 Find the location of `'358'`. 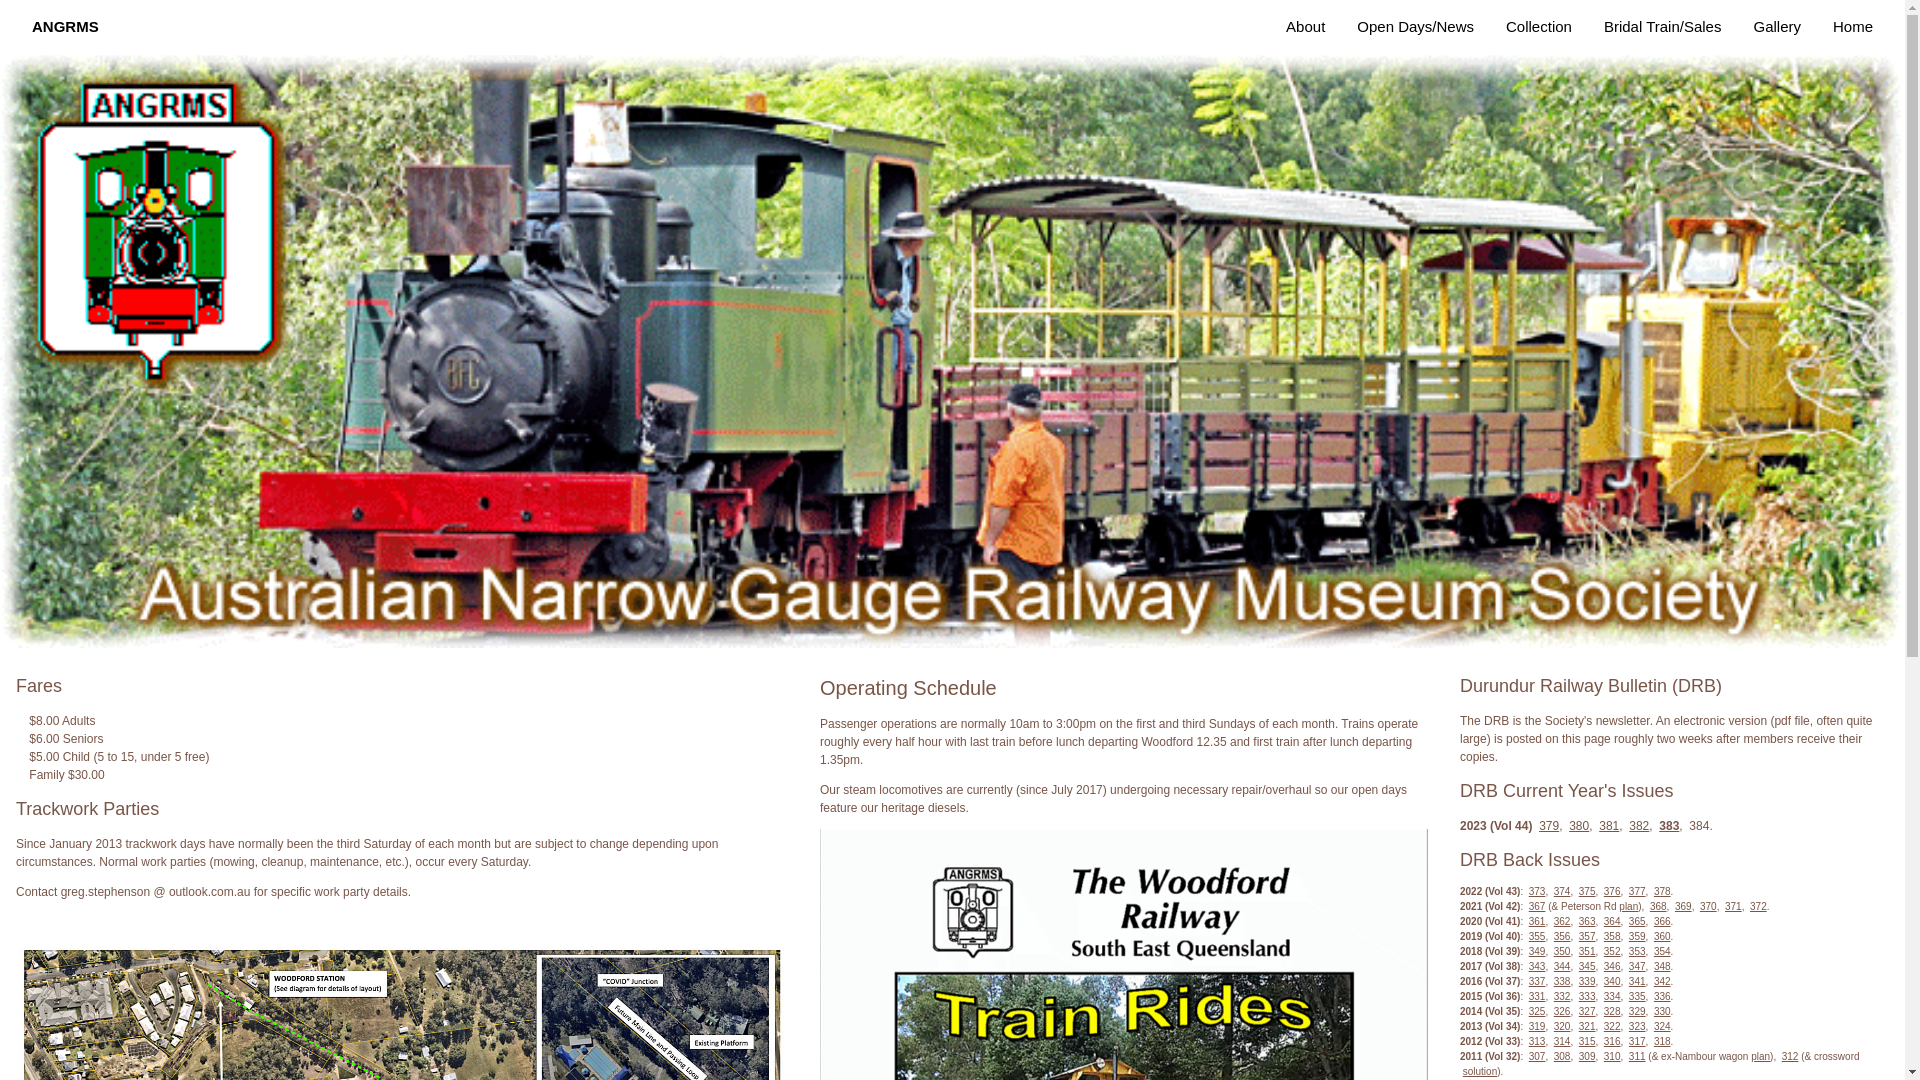

'358' is located at coordinates (1603, 936).